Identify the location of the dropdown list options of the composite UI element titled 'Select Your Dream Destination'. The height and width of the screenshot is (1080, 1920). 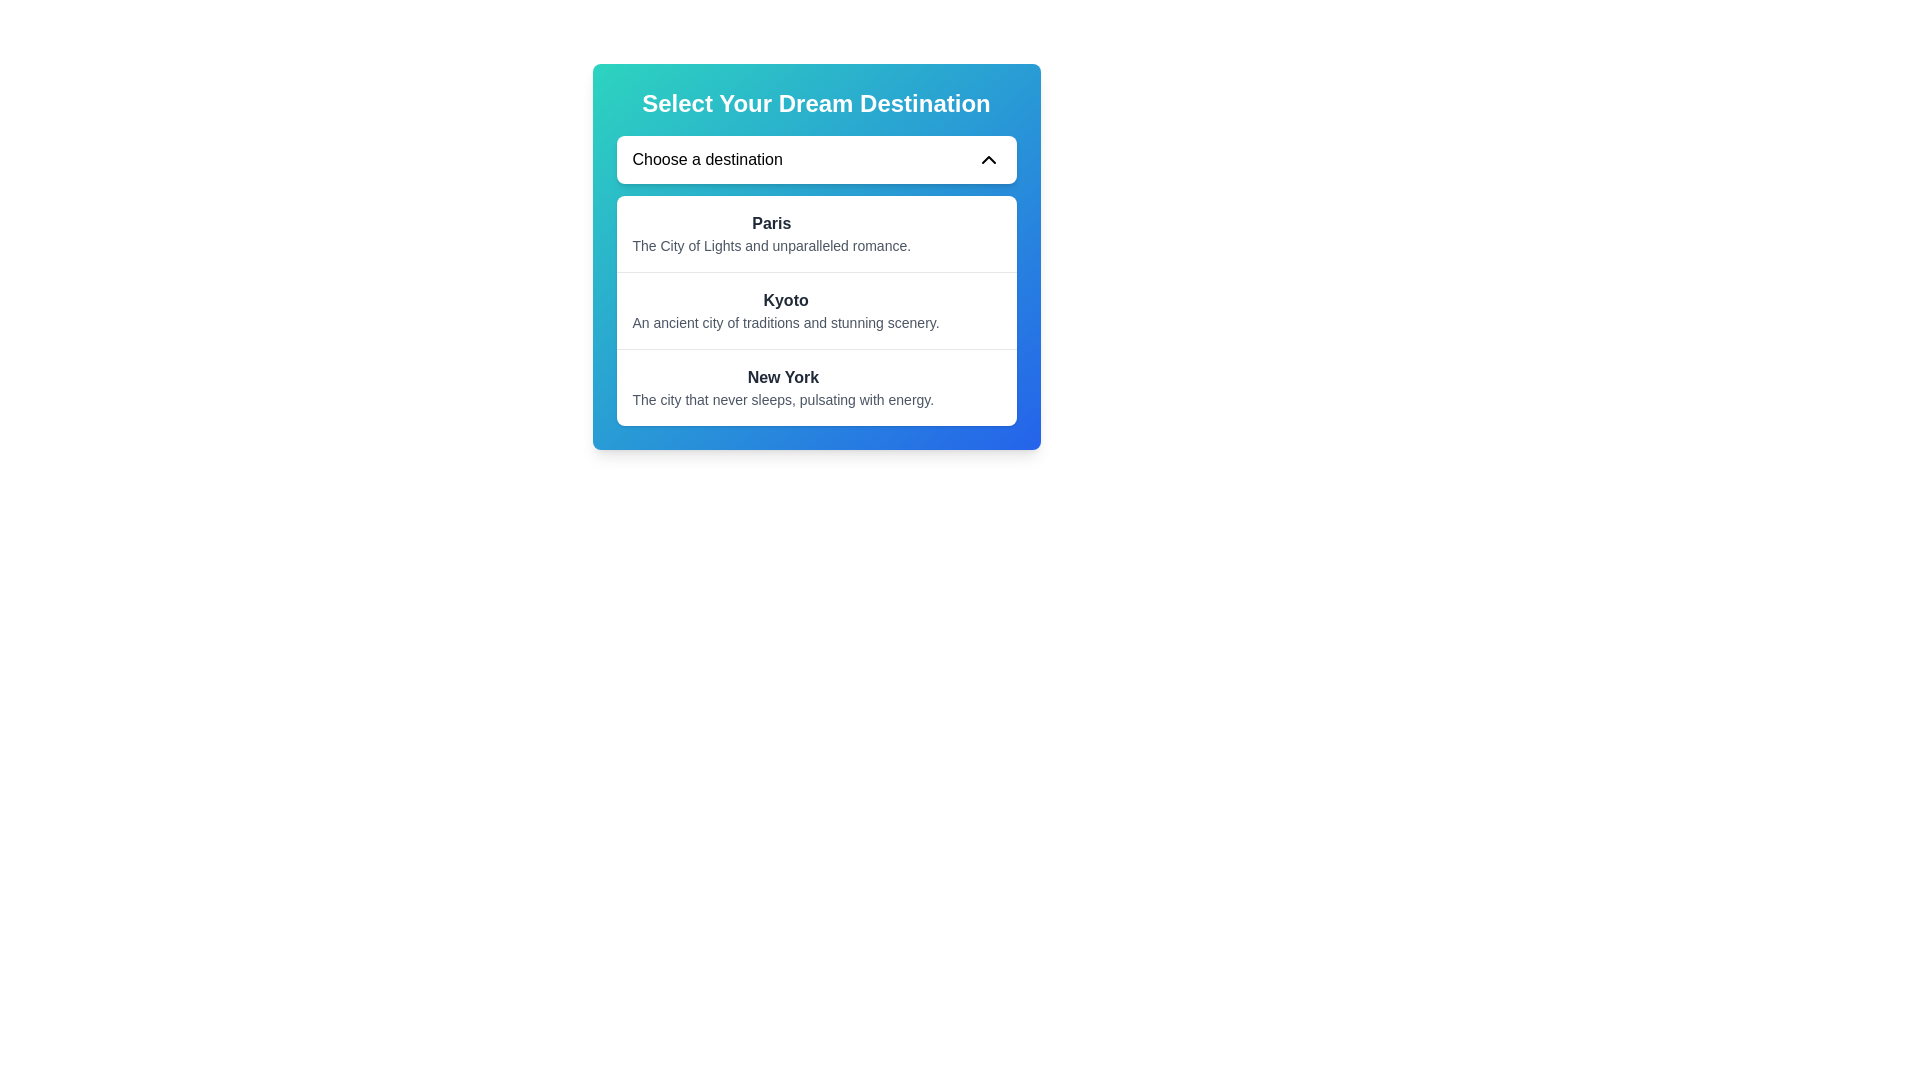
(816, 256).